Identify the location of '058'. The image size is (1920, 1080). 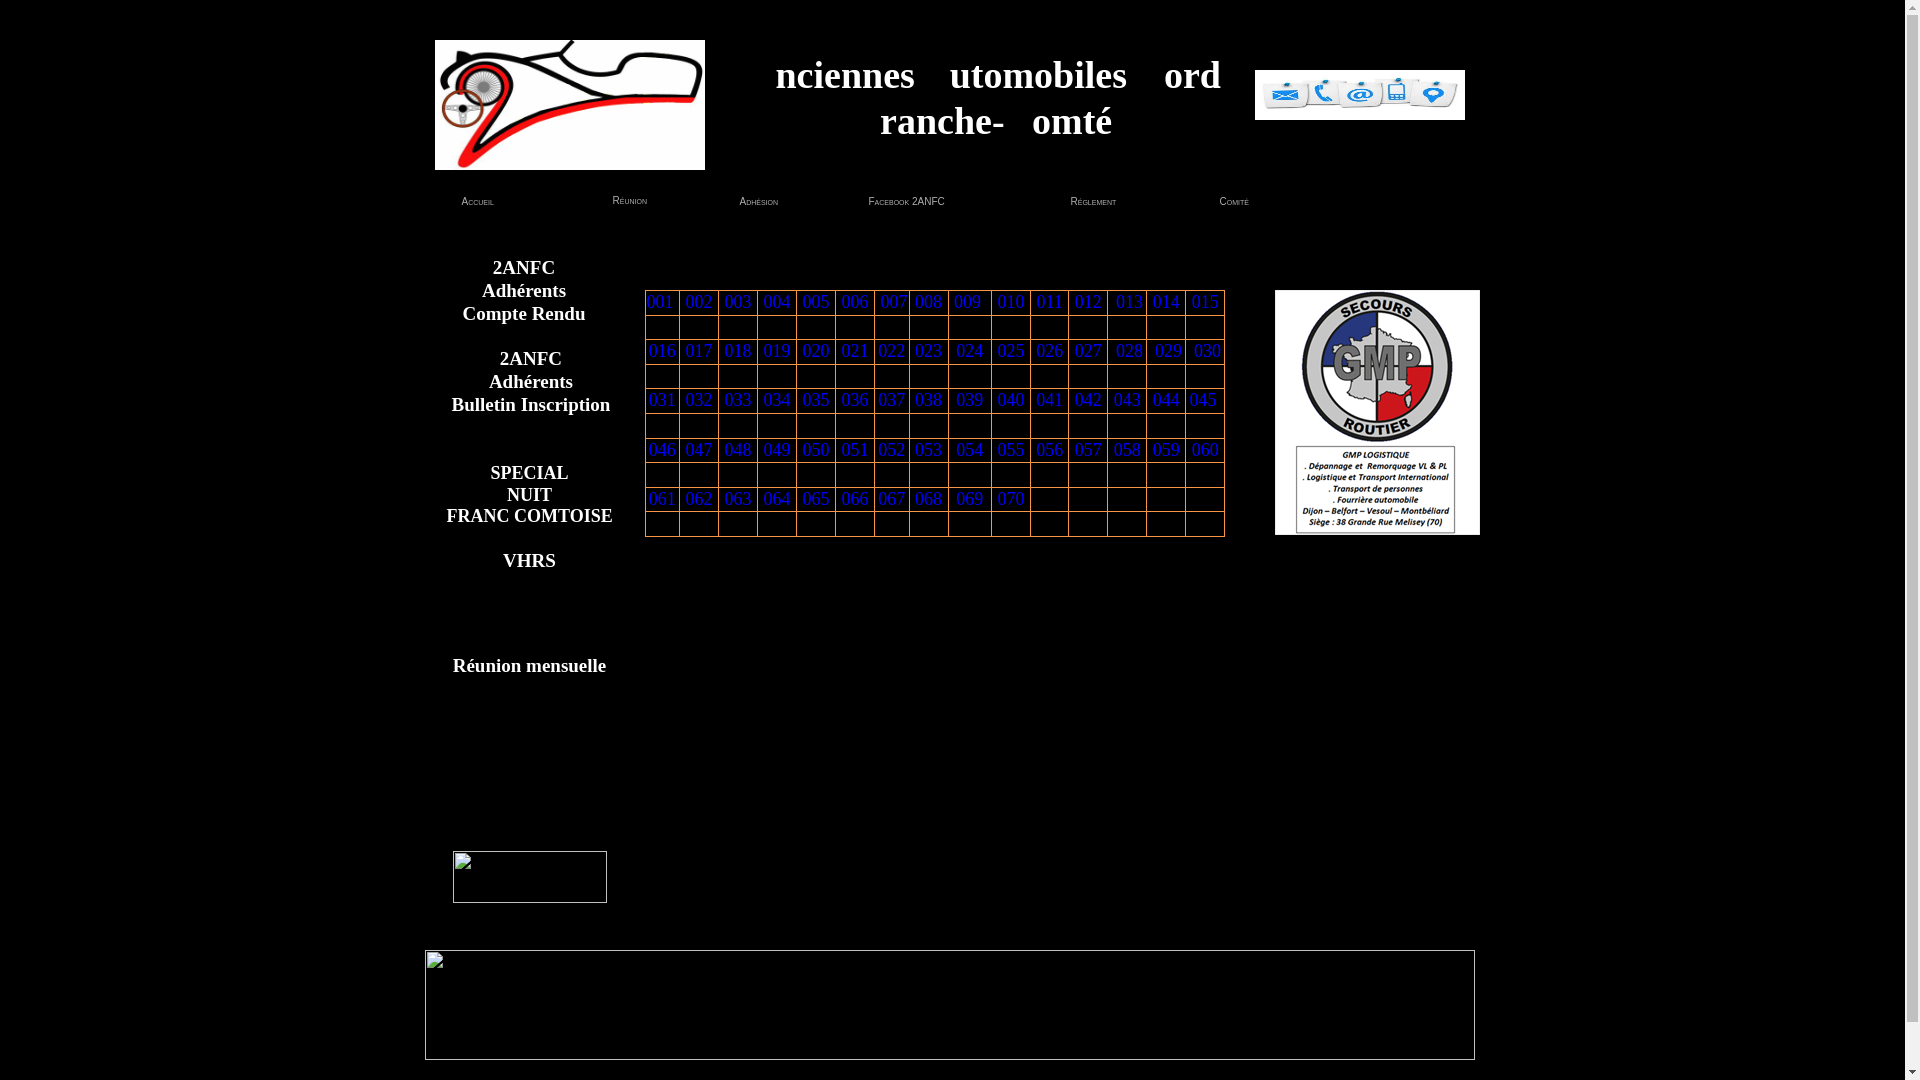
(1112, 450).